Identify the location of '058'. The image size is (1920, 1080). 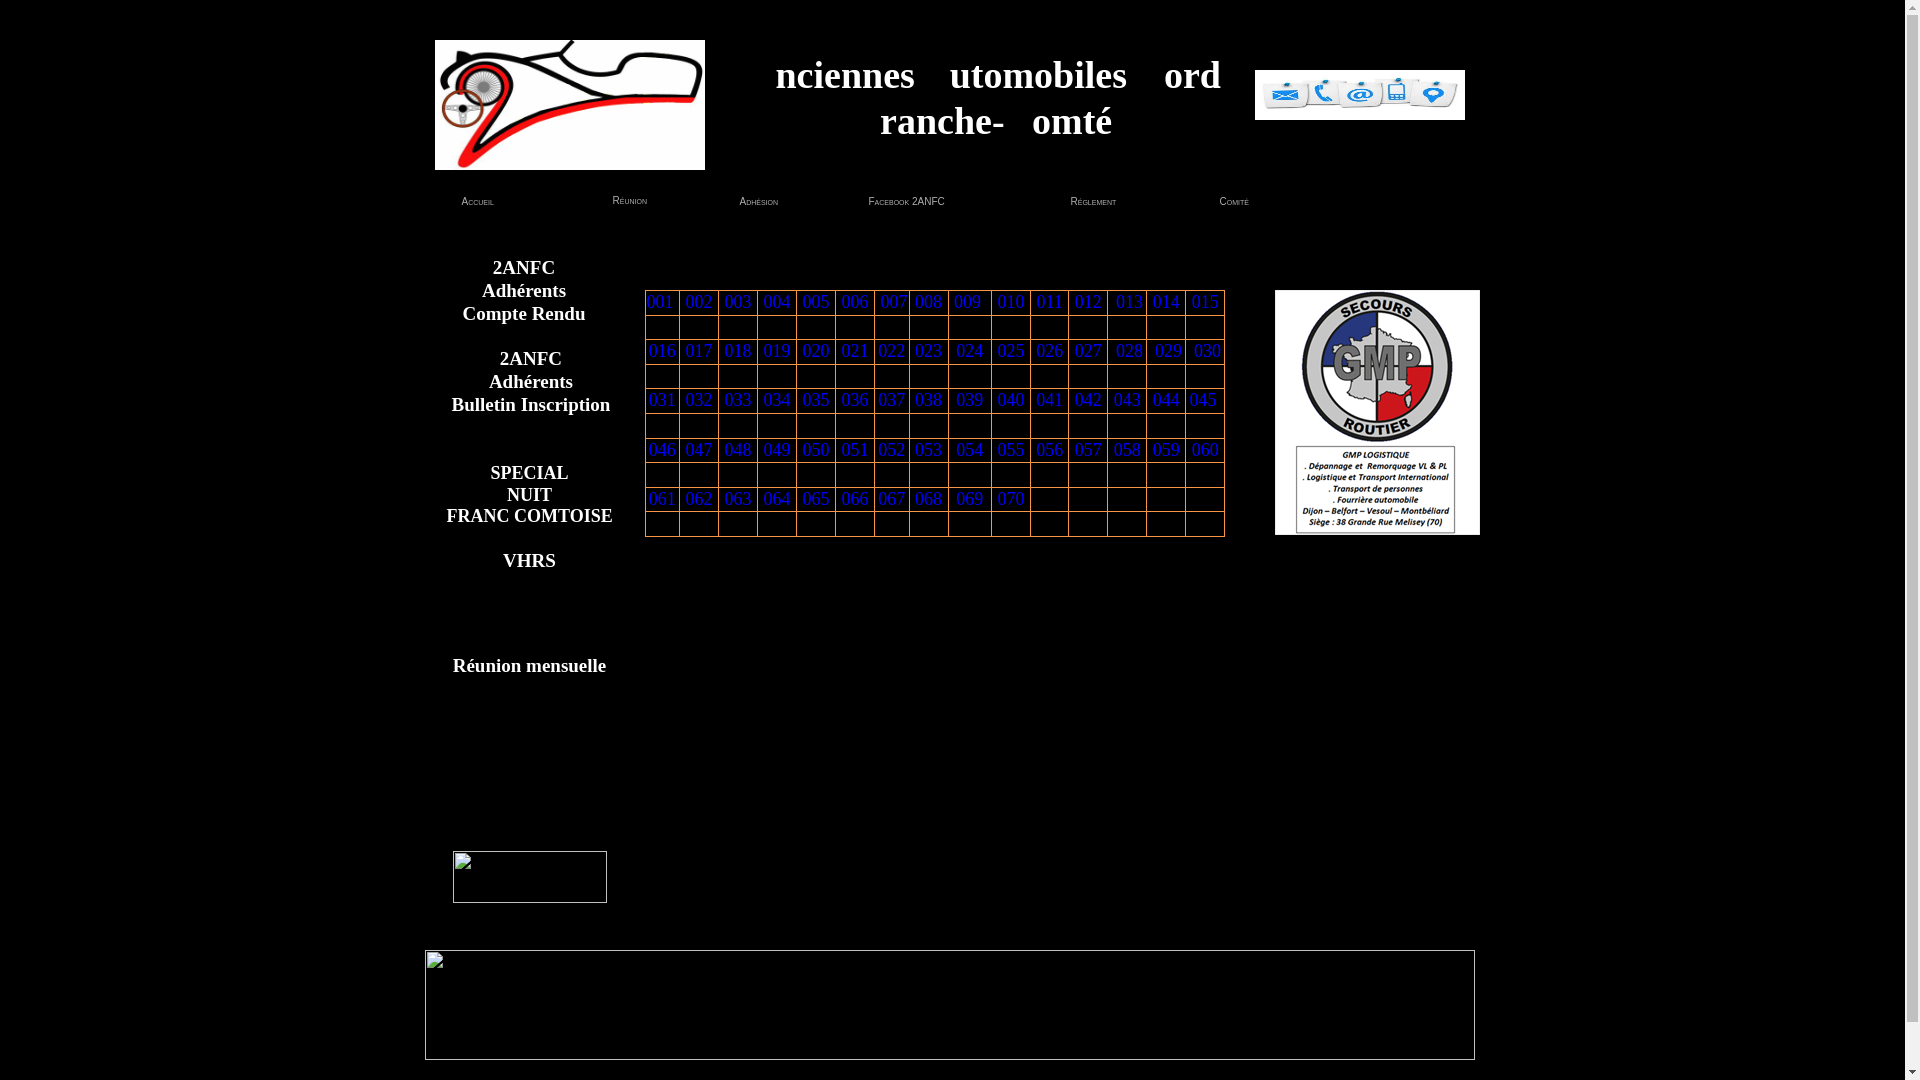
(1112, 450).